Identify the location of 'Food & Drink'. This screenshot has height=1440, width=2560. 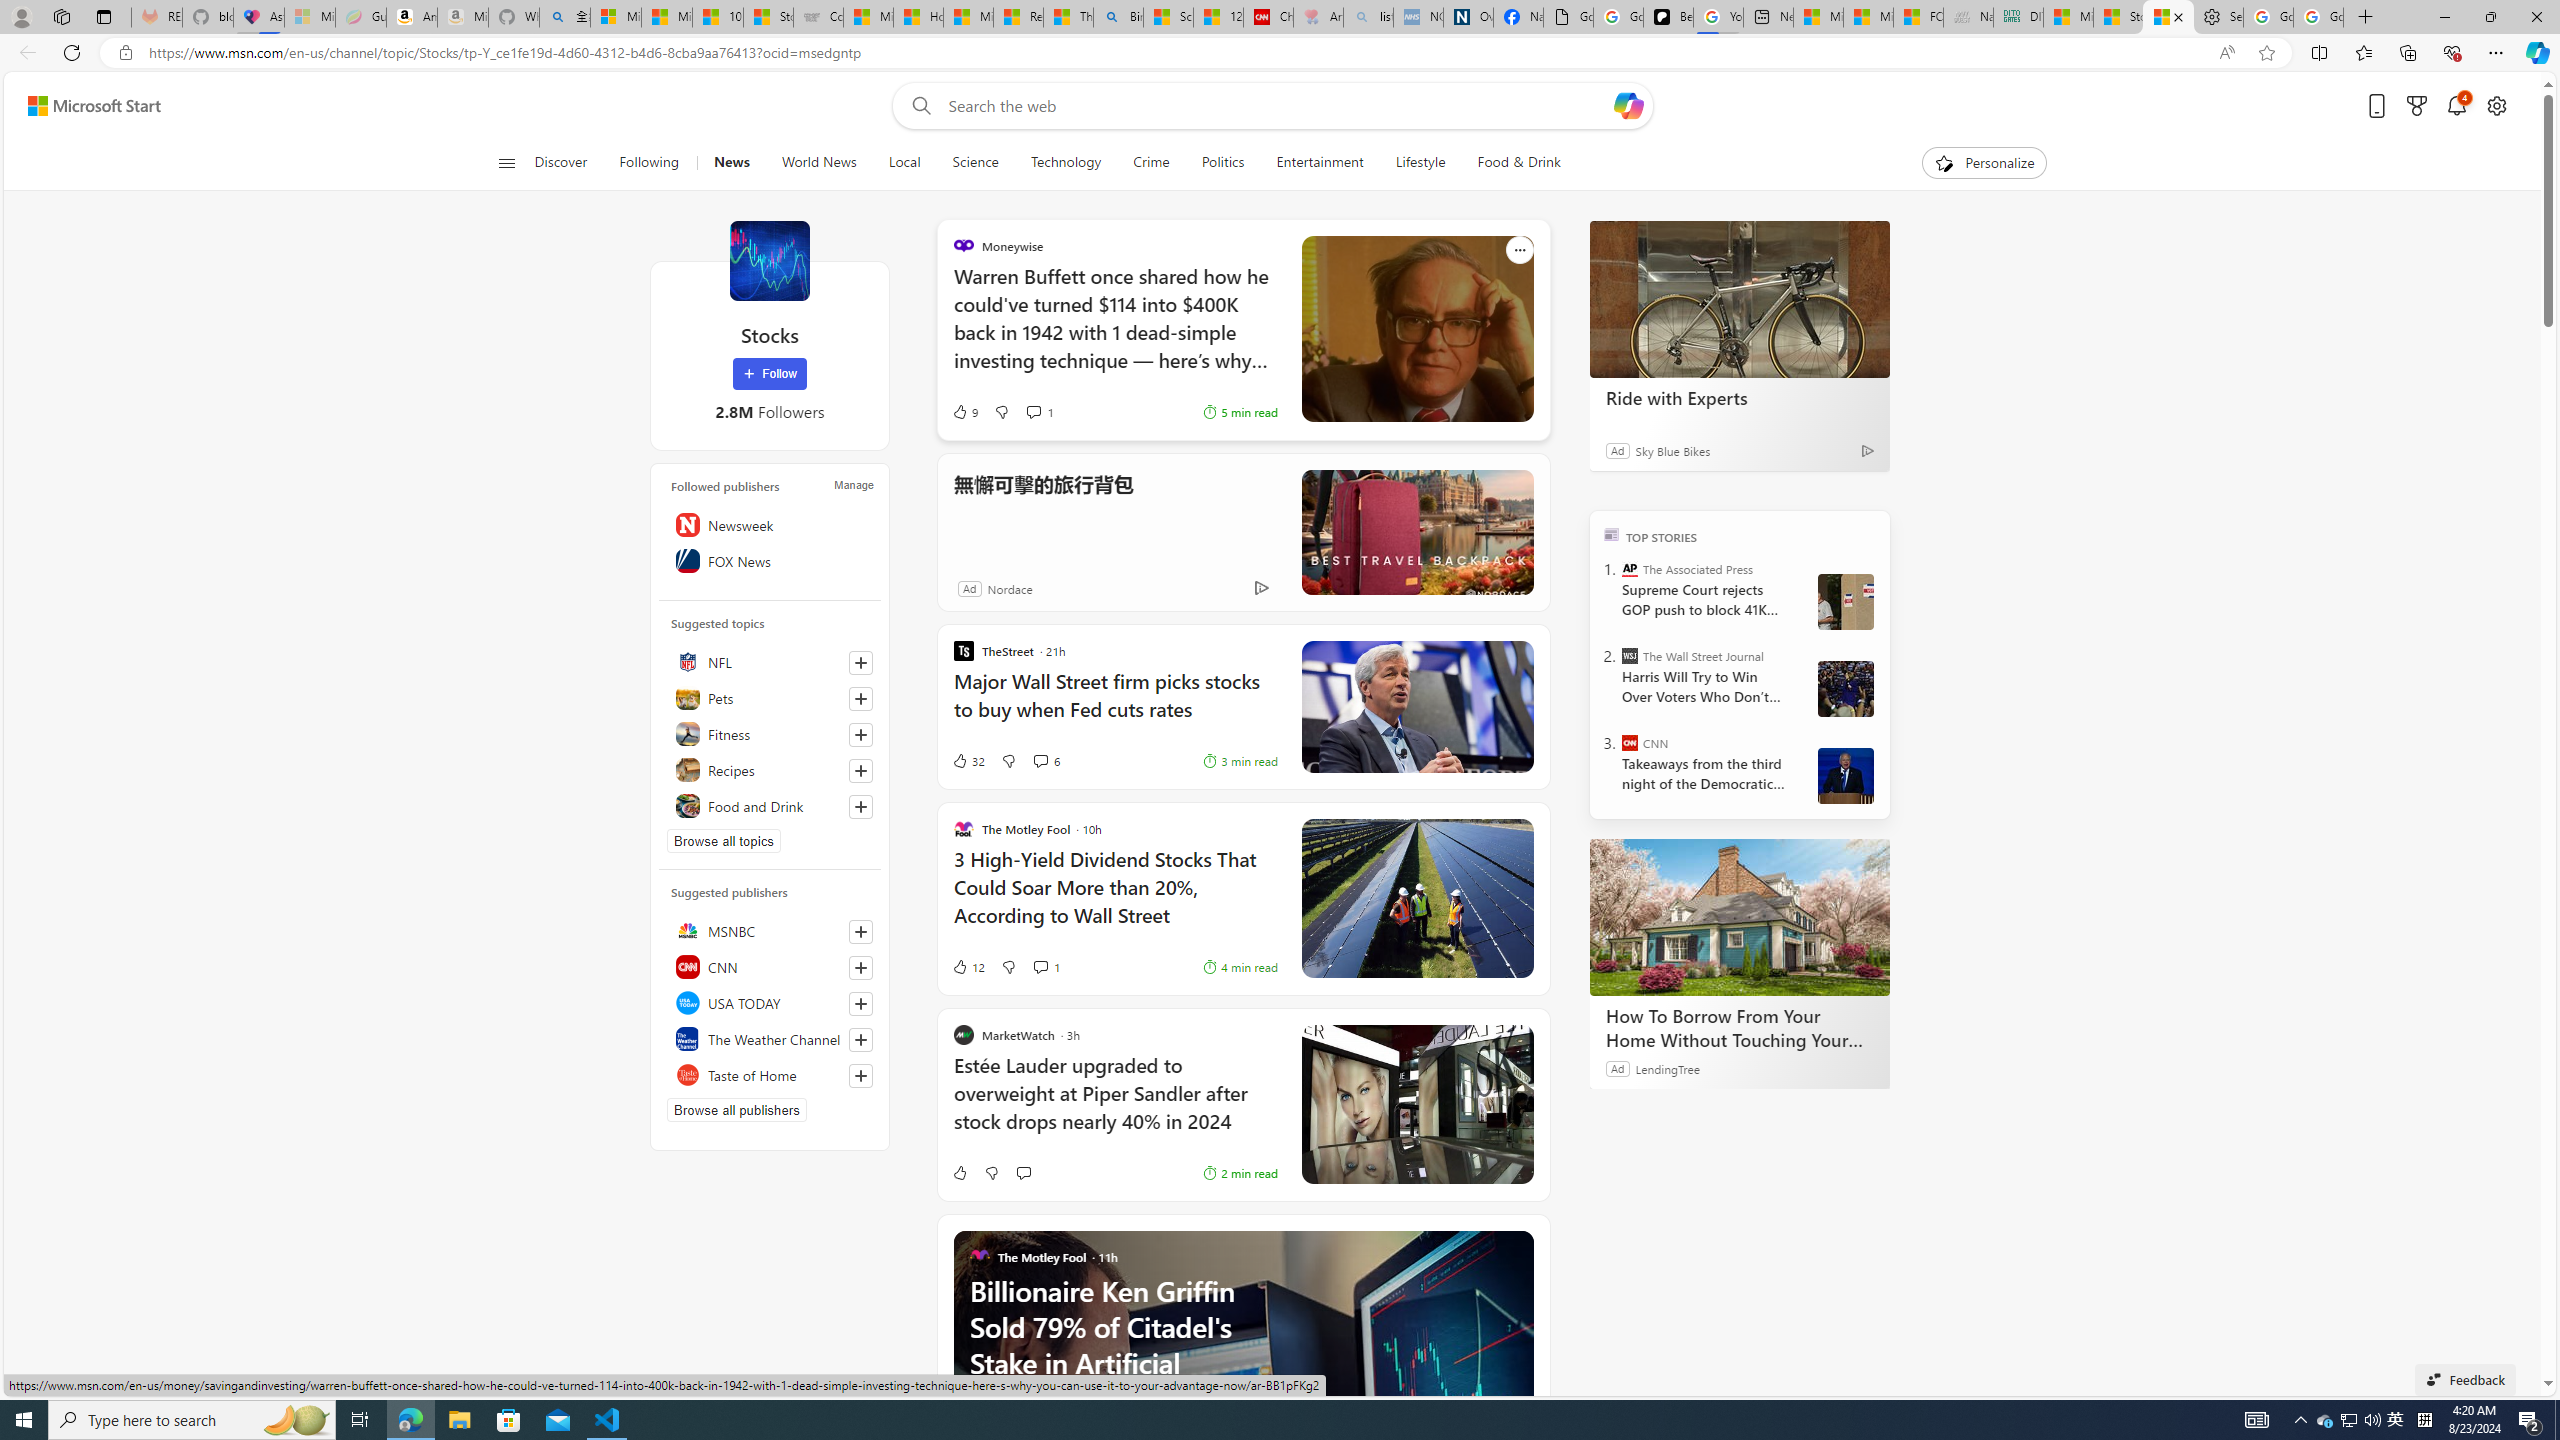
(1519, 162).